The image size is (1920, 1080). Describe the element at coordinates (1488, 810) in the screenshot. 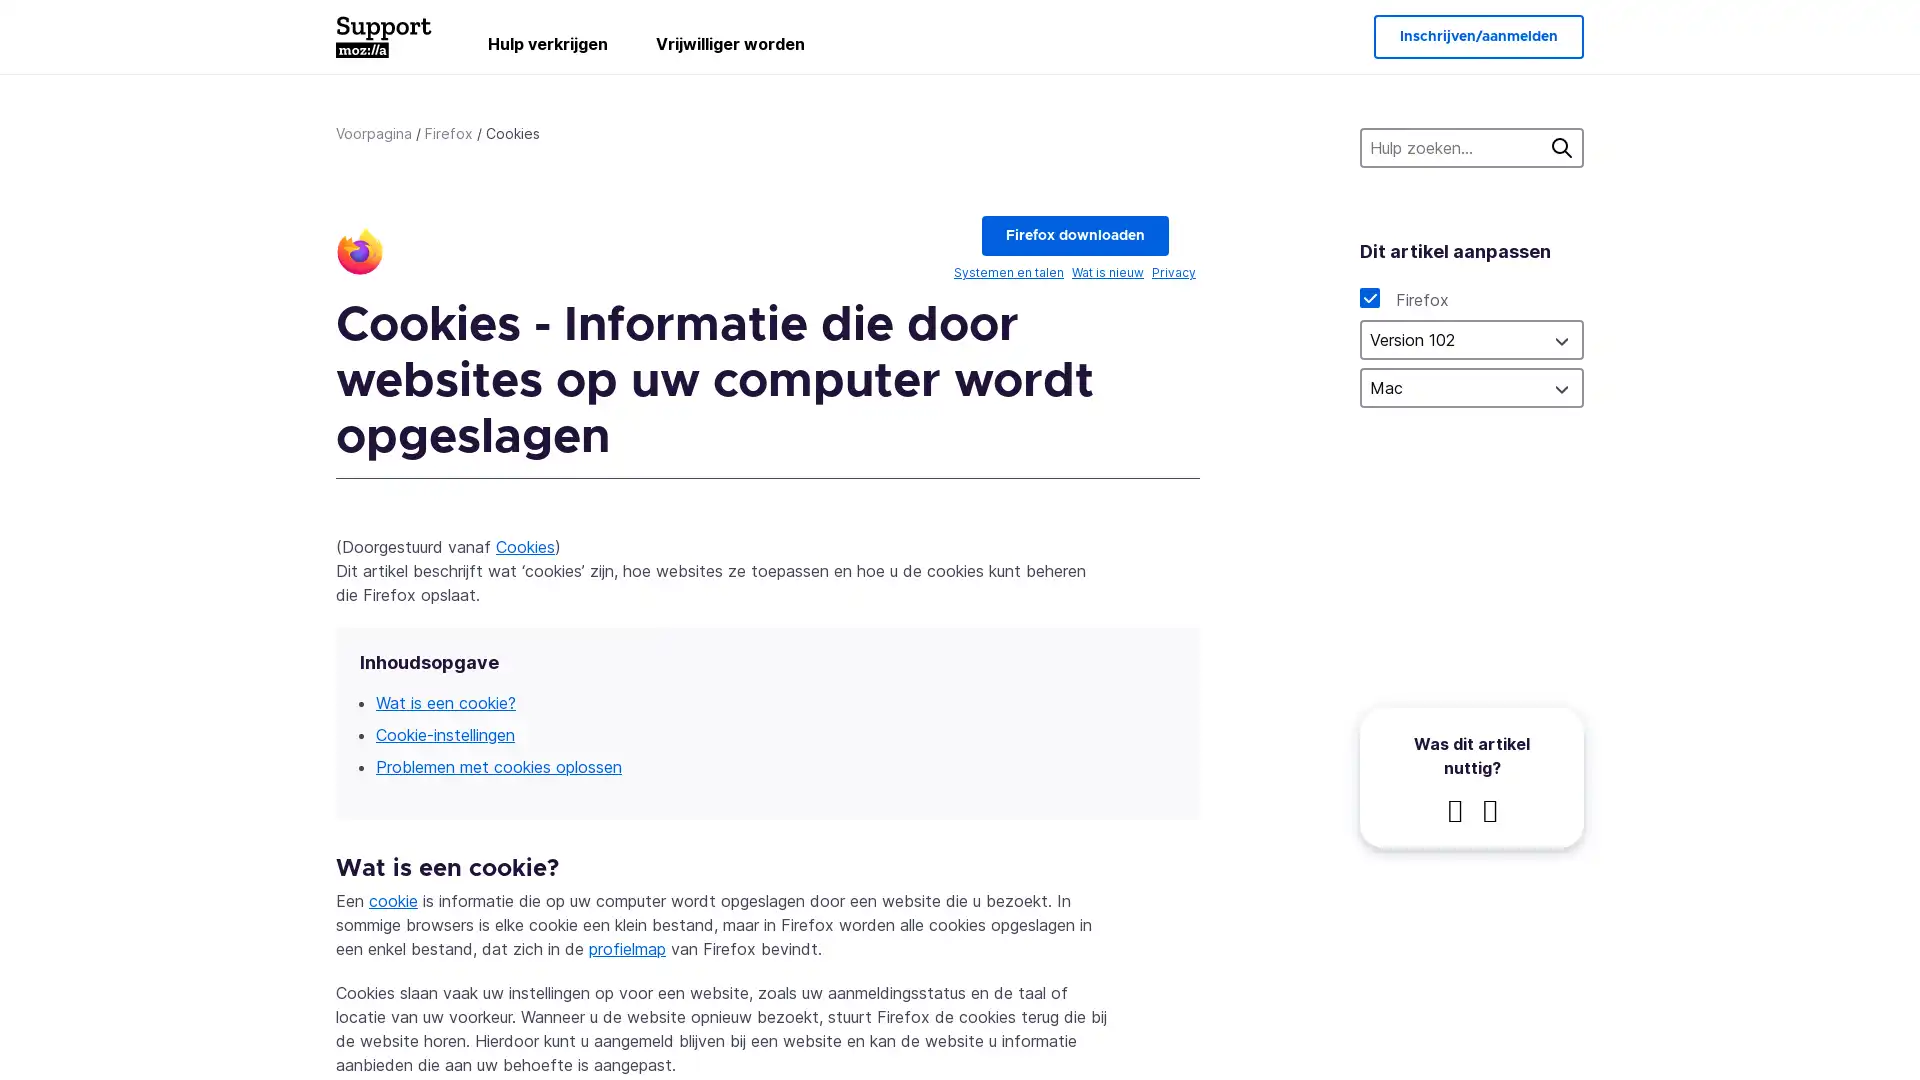

I see `Nee` at that location.